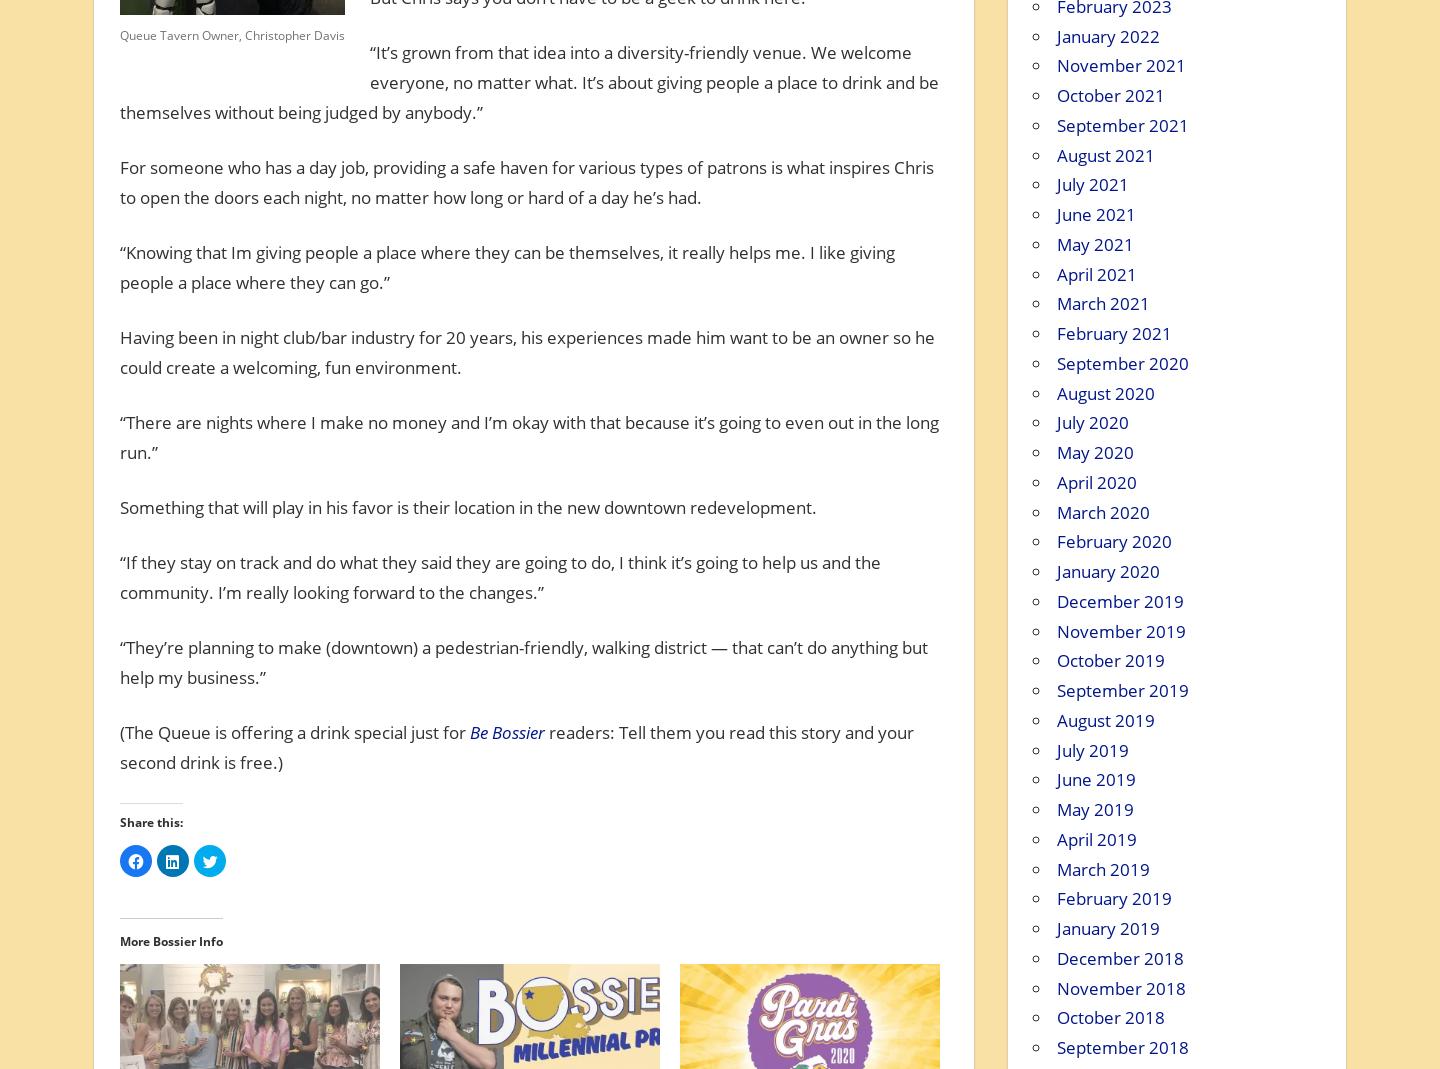 Image resolution: width=1440 pixels, height=1069 pixels. I want to click on 'November 2019', so click(1056, 630).